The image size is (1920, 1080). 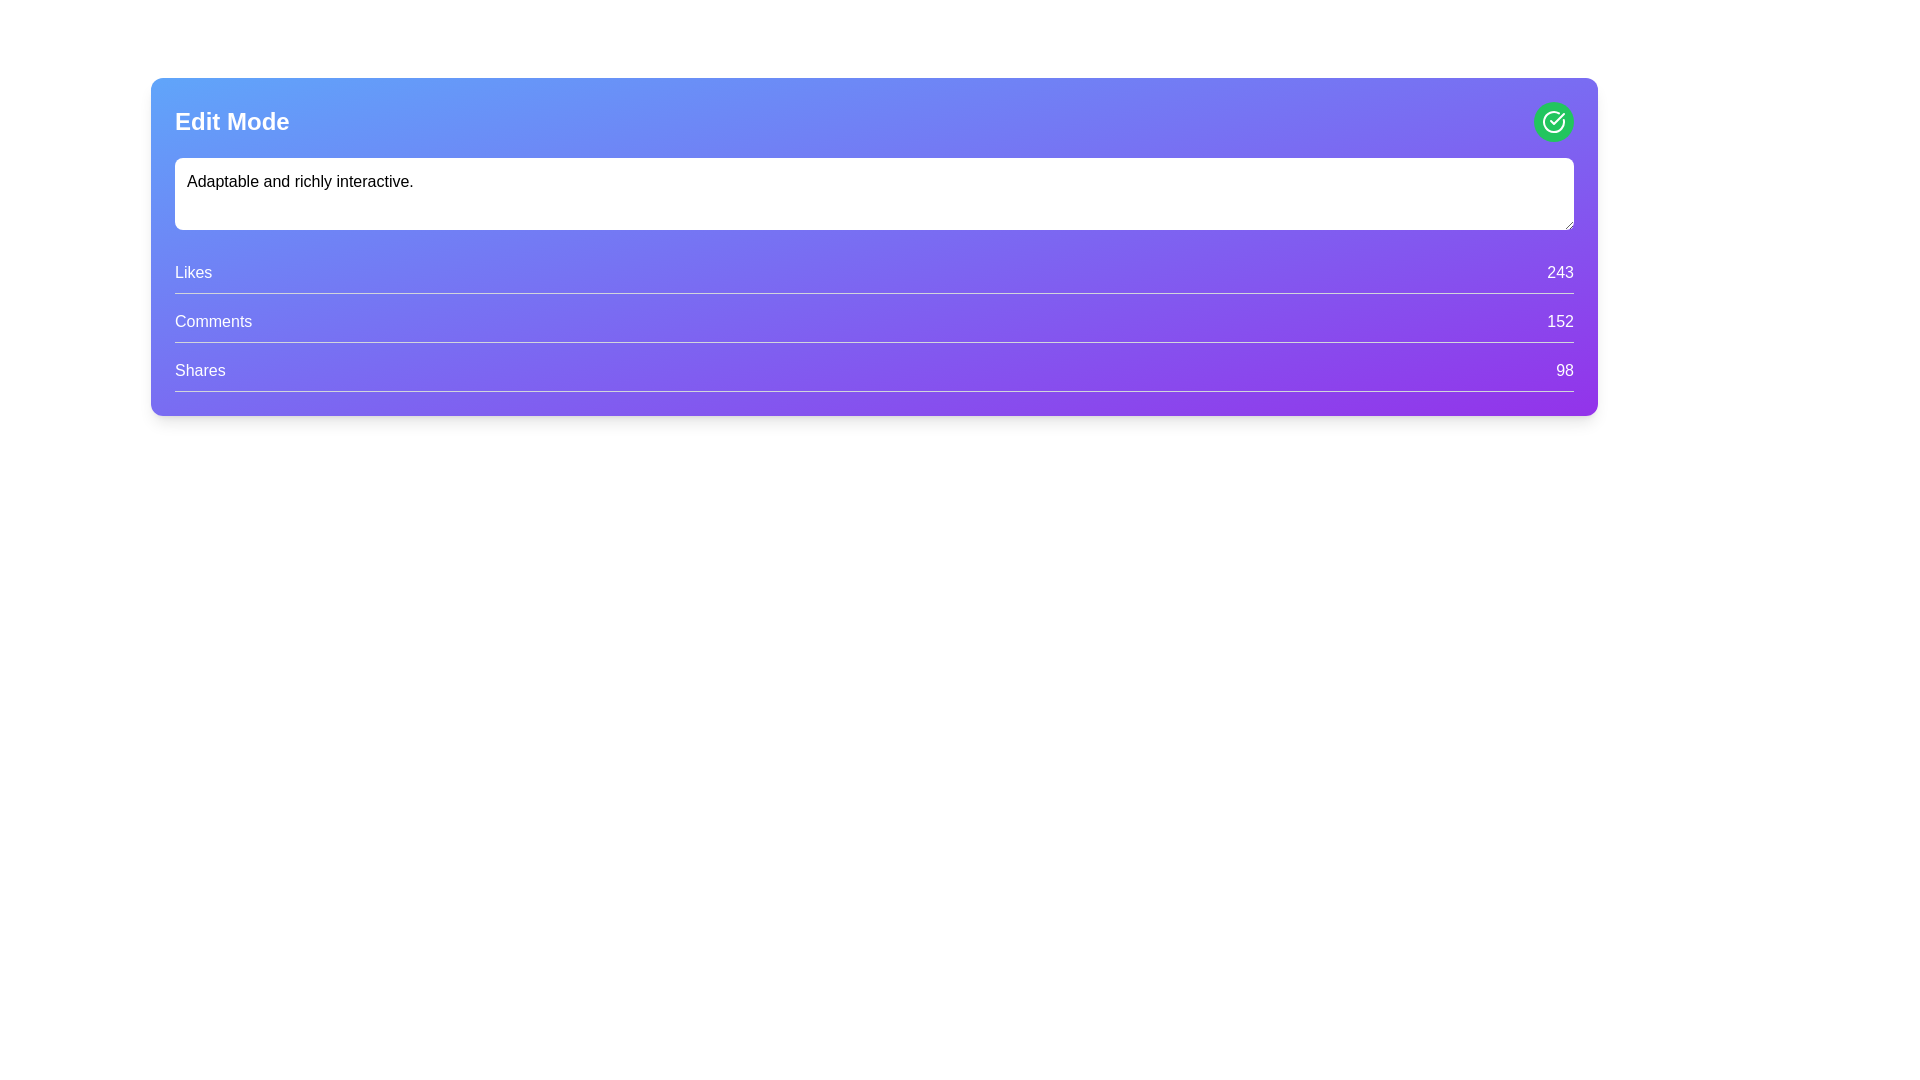 What do you see at coordinates (213, 320) in the screenshot?
I see `the 'Comments' text label that indicates the category of items in the Edit Mode section` at bounding box center [213, 320].